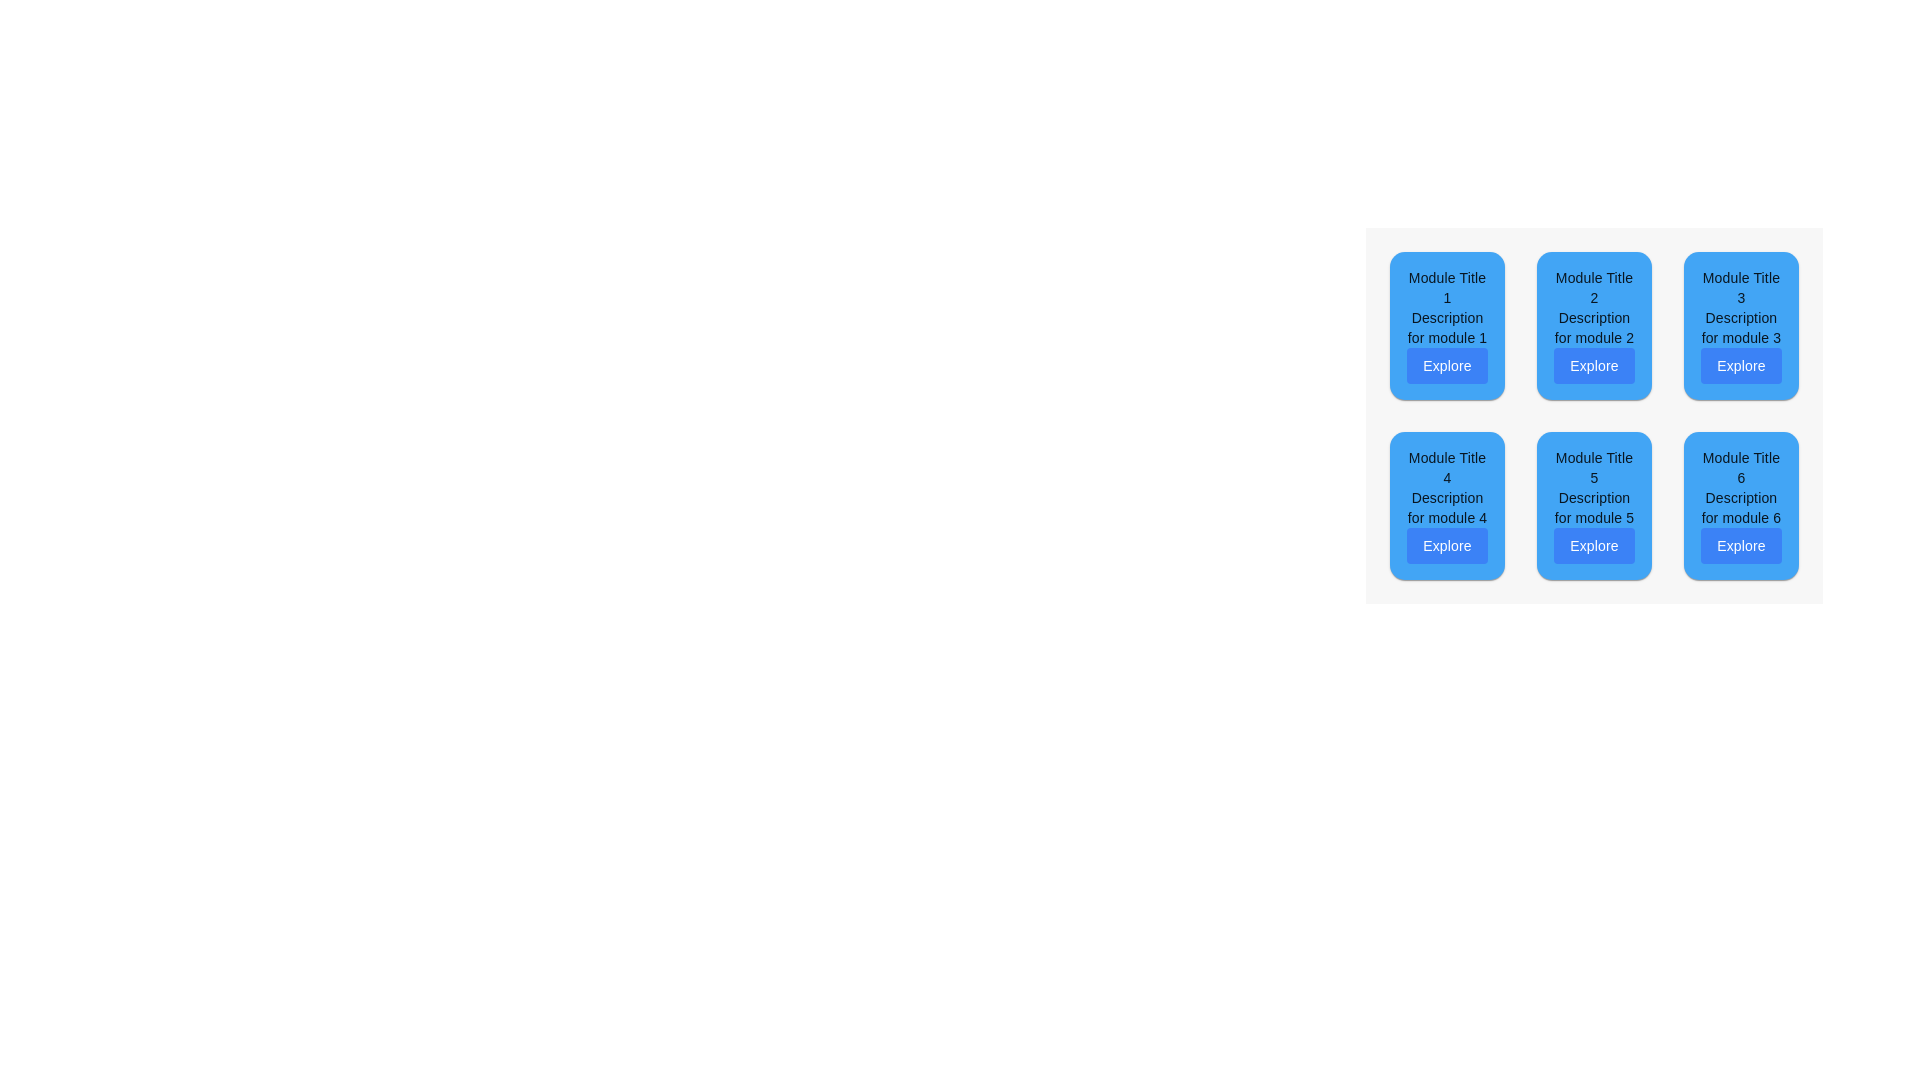 This screenshot has width=1920, height=1080. Describe the element at coordinates (1593, 288) in the screenshot. I see `the text label 'Module Title 2', which is the topmost item in the second module of a grid layout, displayed in bold within a blue background` at that location.